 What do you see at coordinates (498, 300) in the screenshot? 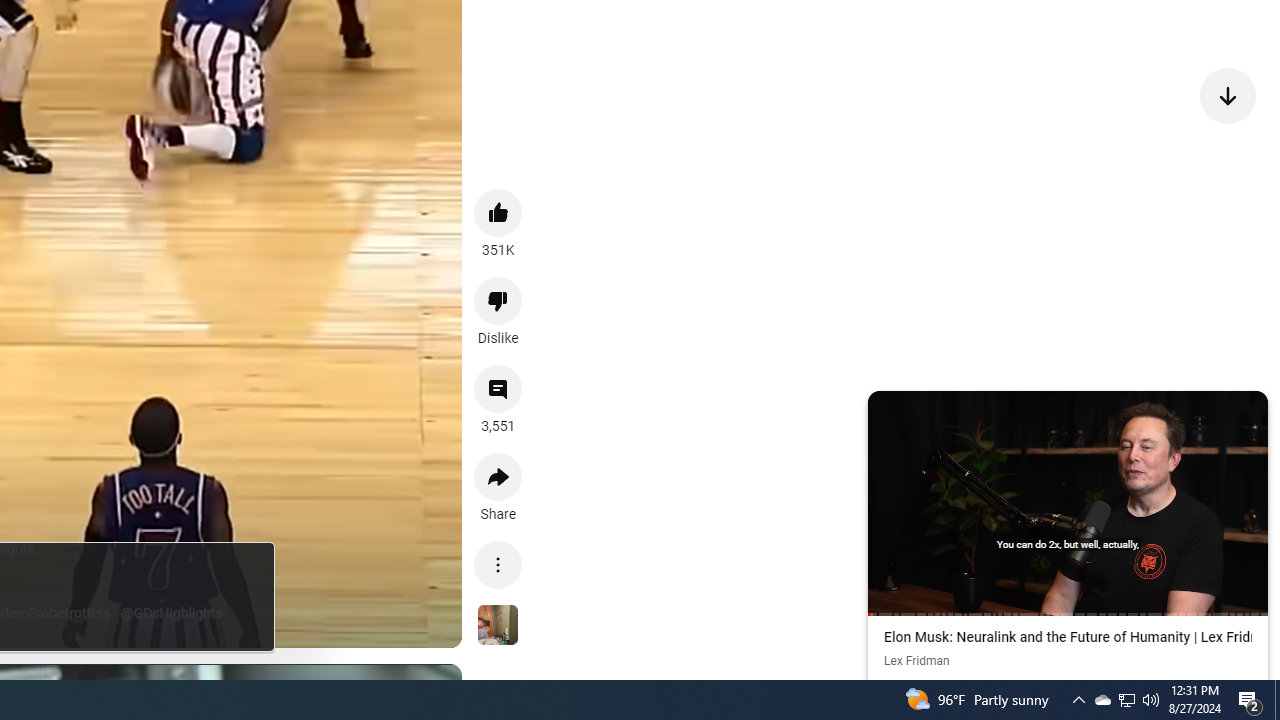
I see `'Dislike this video'` at bounding box center [498, 300].